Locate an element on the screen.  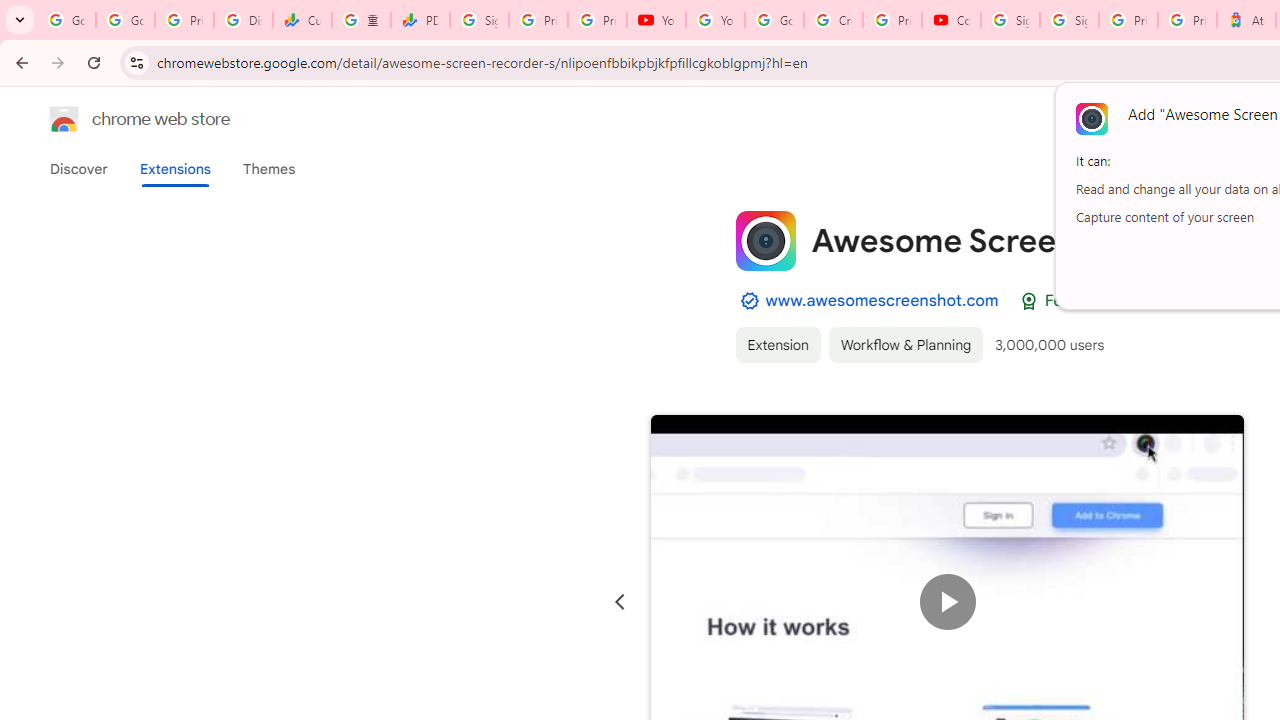
'Featured Badge' is located at coordinates (1028, 301).